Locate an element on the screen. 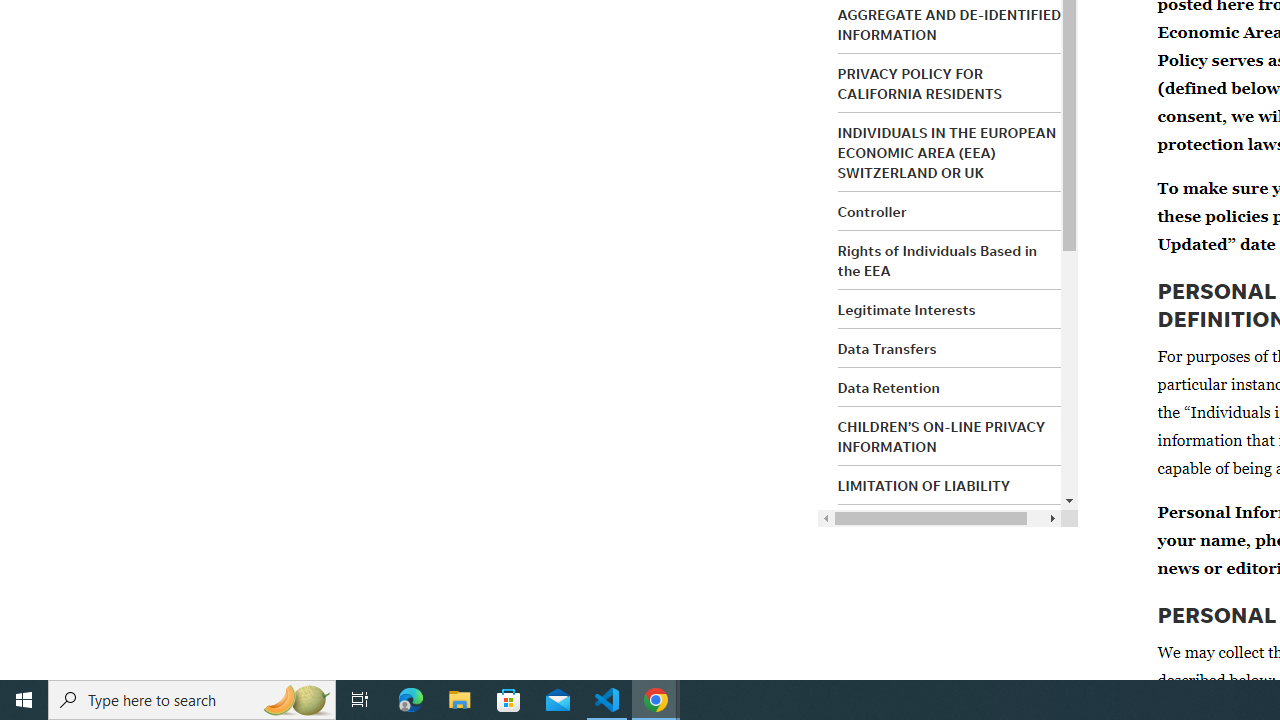 The width and height of the screenshot is (1280, 720). 'Rights of Individuals Based in the EEA' is located at coordinates (936, 260).